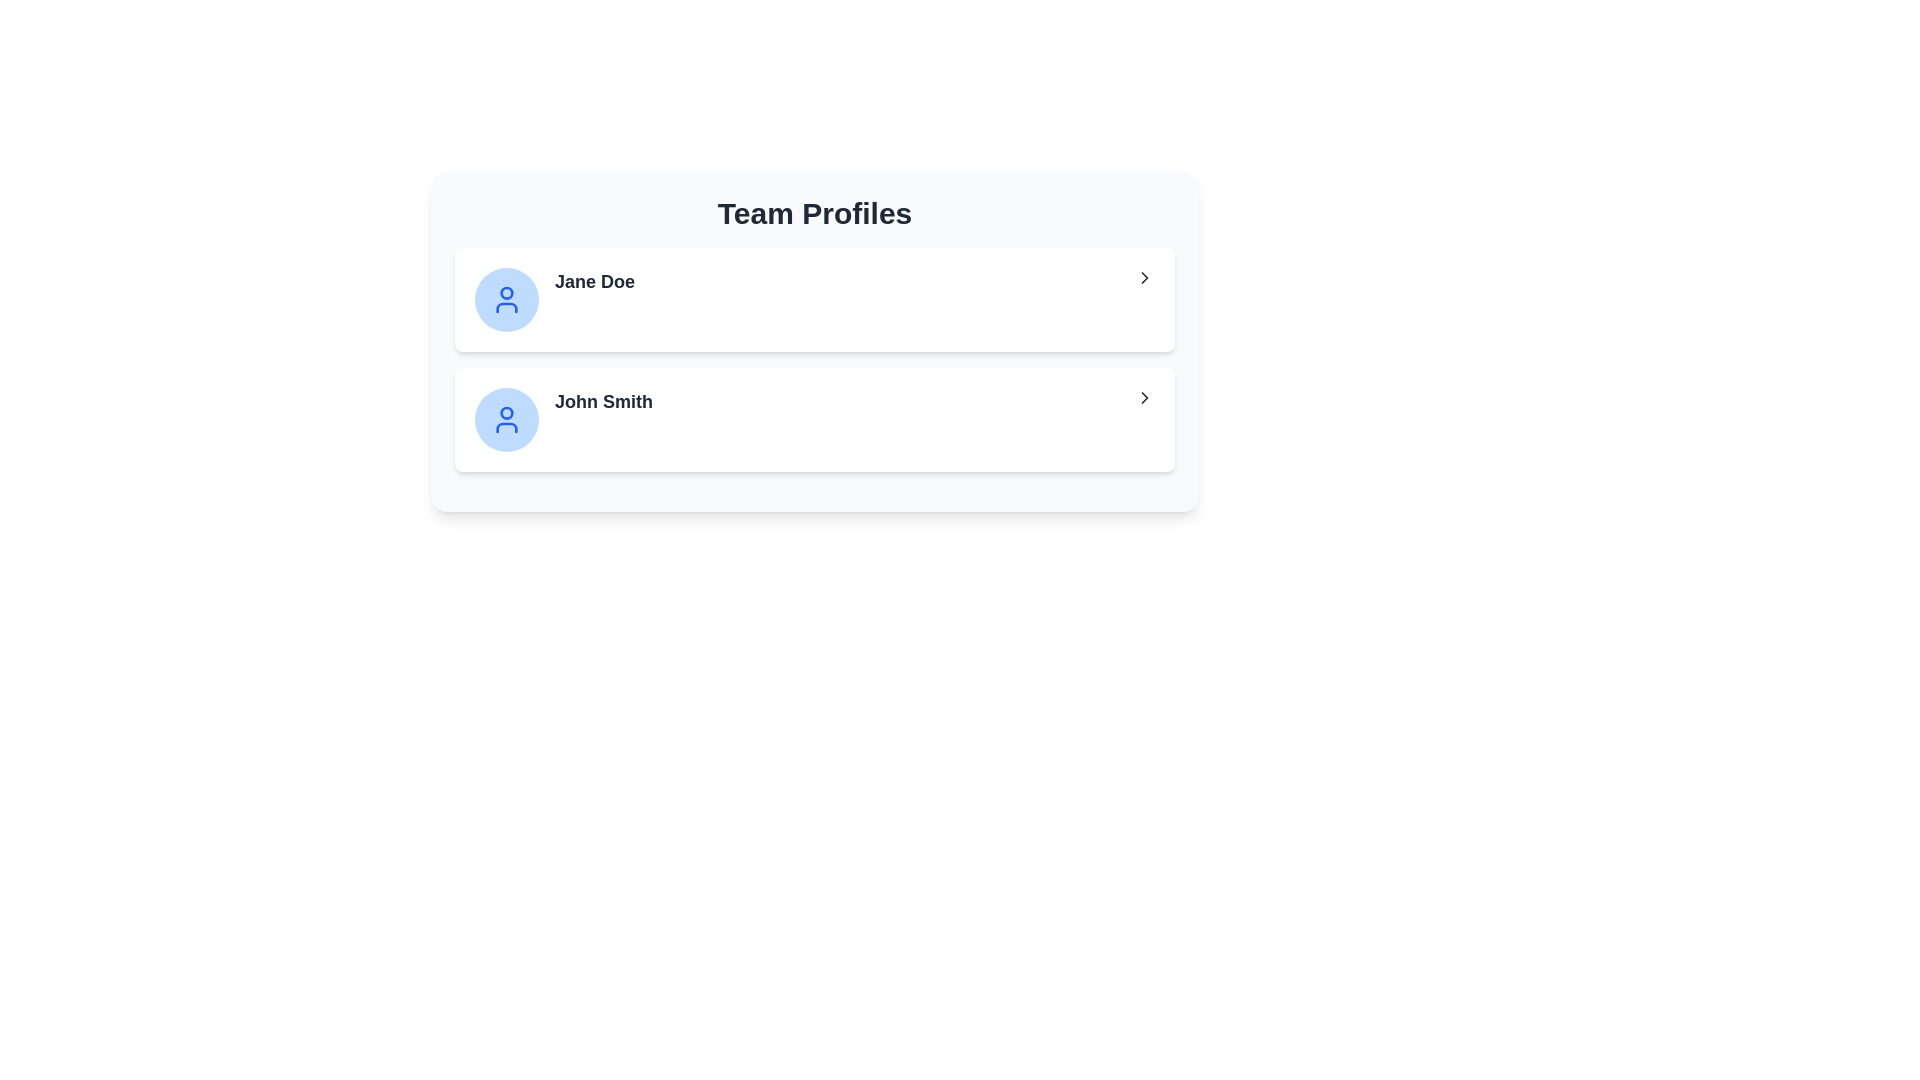 This screenshot has width=1920, height=1080. Describe the element at coordinates (507, 419) in the screenshot. I see `the User Avatar representing 'John Smith', located in the second row of the card layout, to the left of his name` at that location.